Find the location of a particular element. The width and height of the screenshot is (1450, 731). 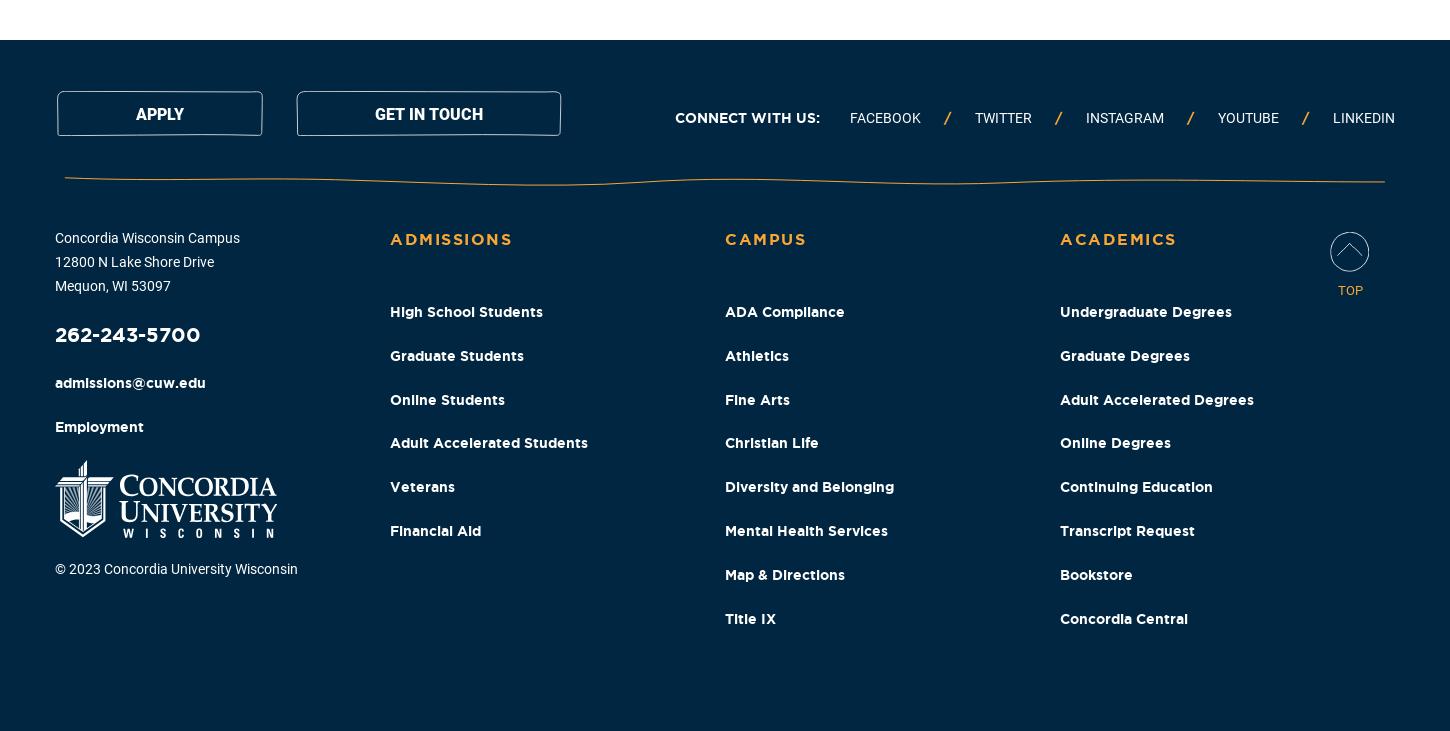

'Bookstore' is located at coordinates (1059, 572).